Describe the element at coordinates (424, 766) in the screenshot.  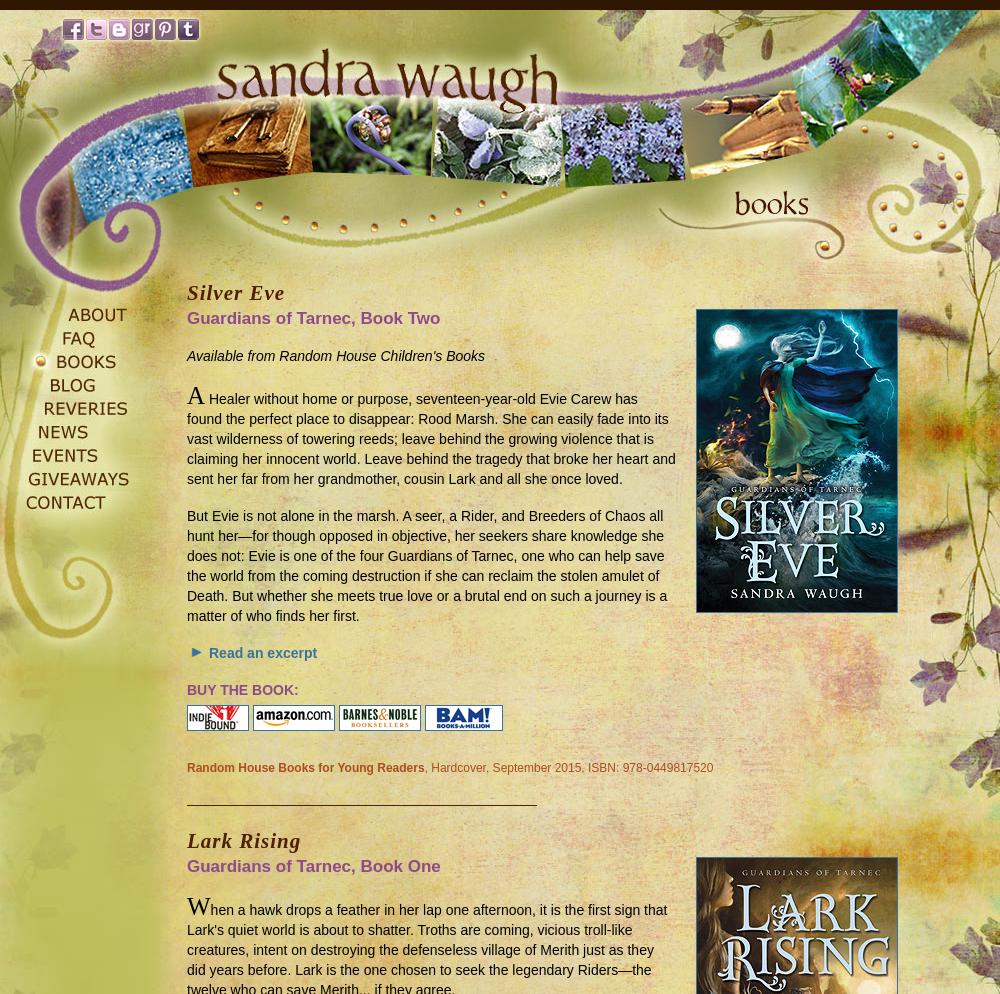
I see `', Hardcover, September 2015, ISBN: 978-0449817520'` at that location.